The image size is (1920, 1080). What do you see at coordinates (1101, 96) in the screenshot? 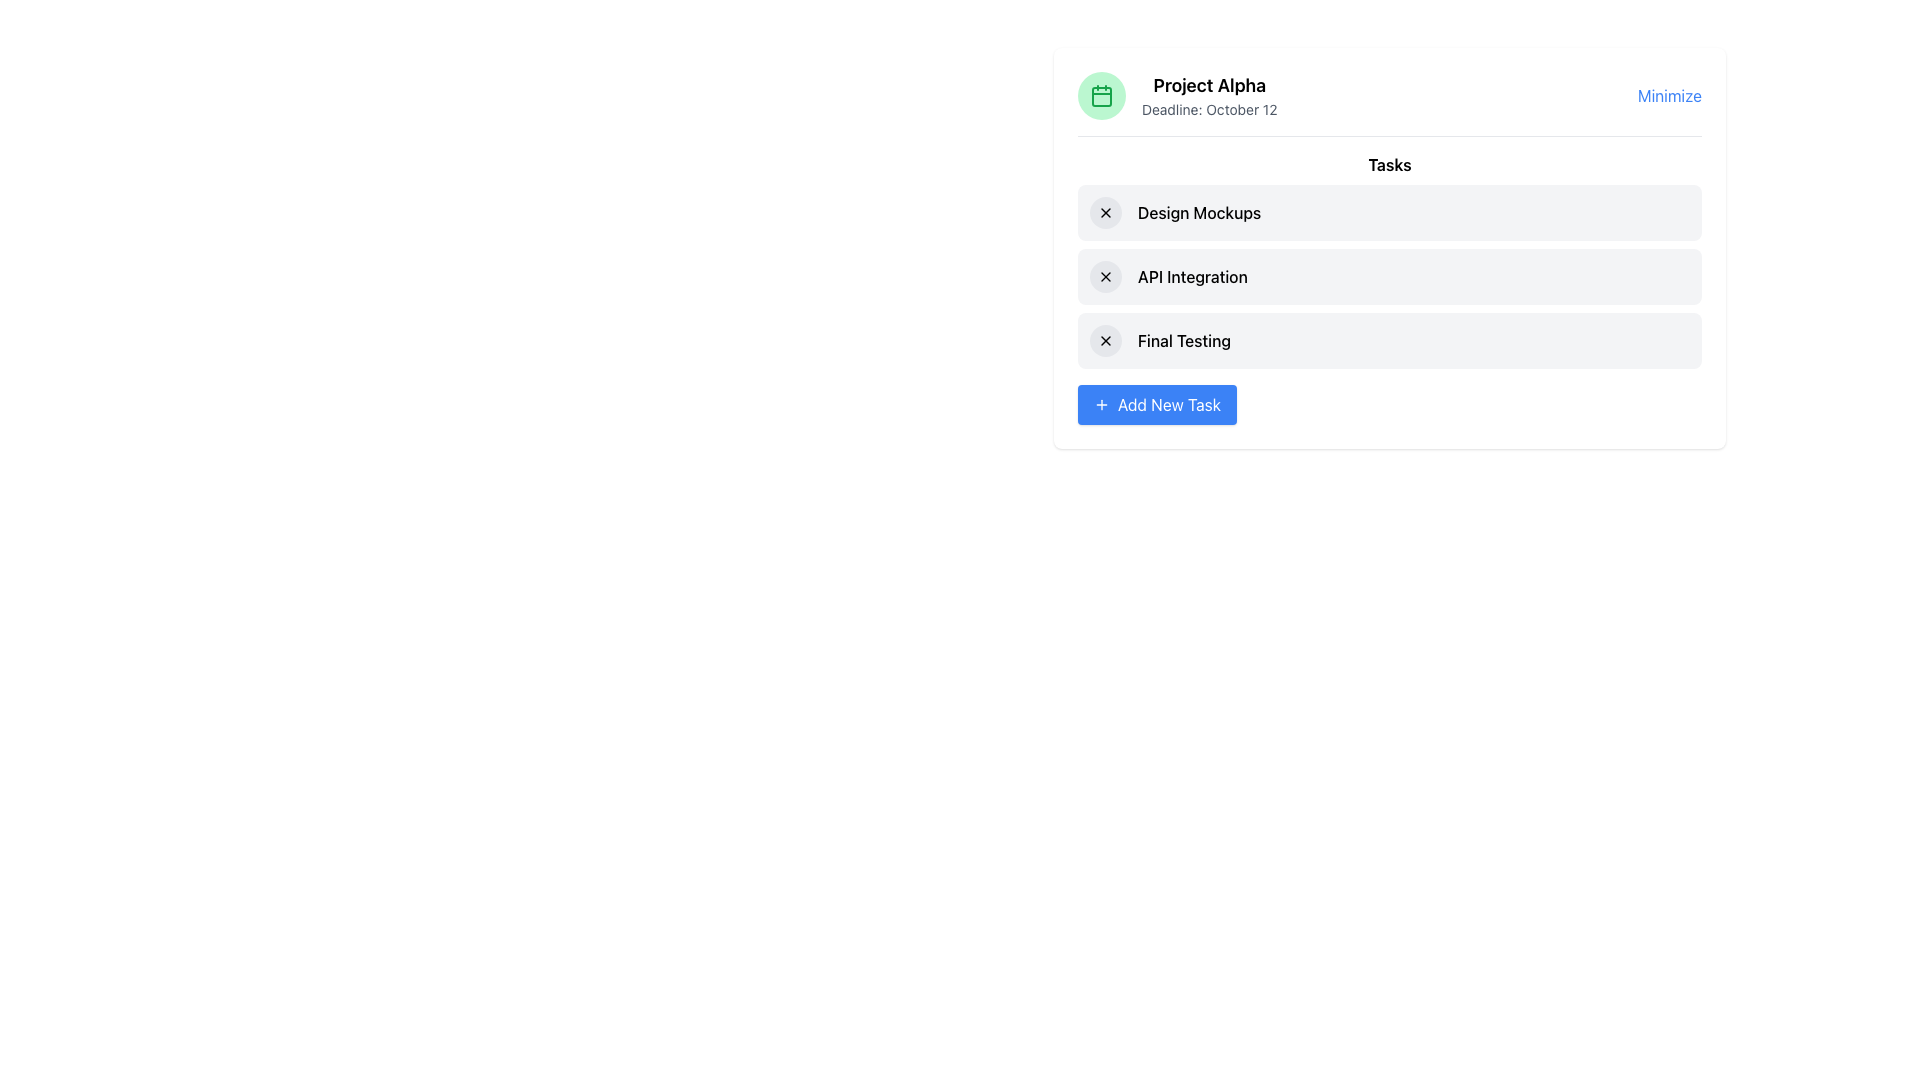
I see `the icon that visually identifies the task labeled 'Project Alpha', located to the left of the text block with 'Project Alpha' and 'Deadline: October 12'` at bounding box center [1101, 96].